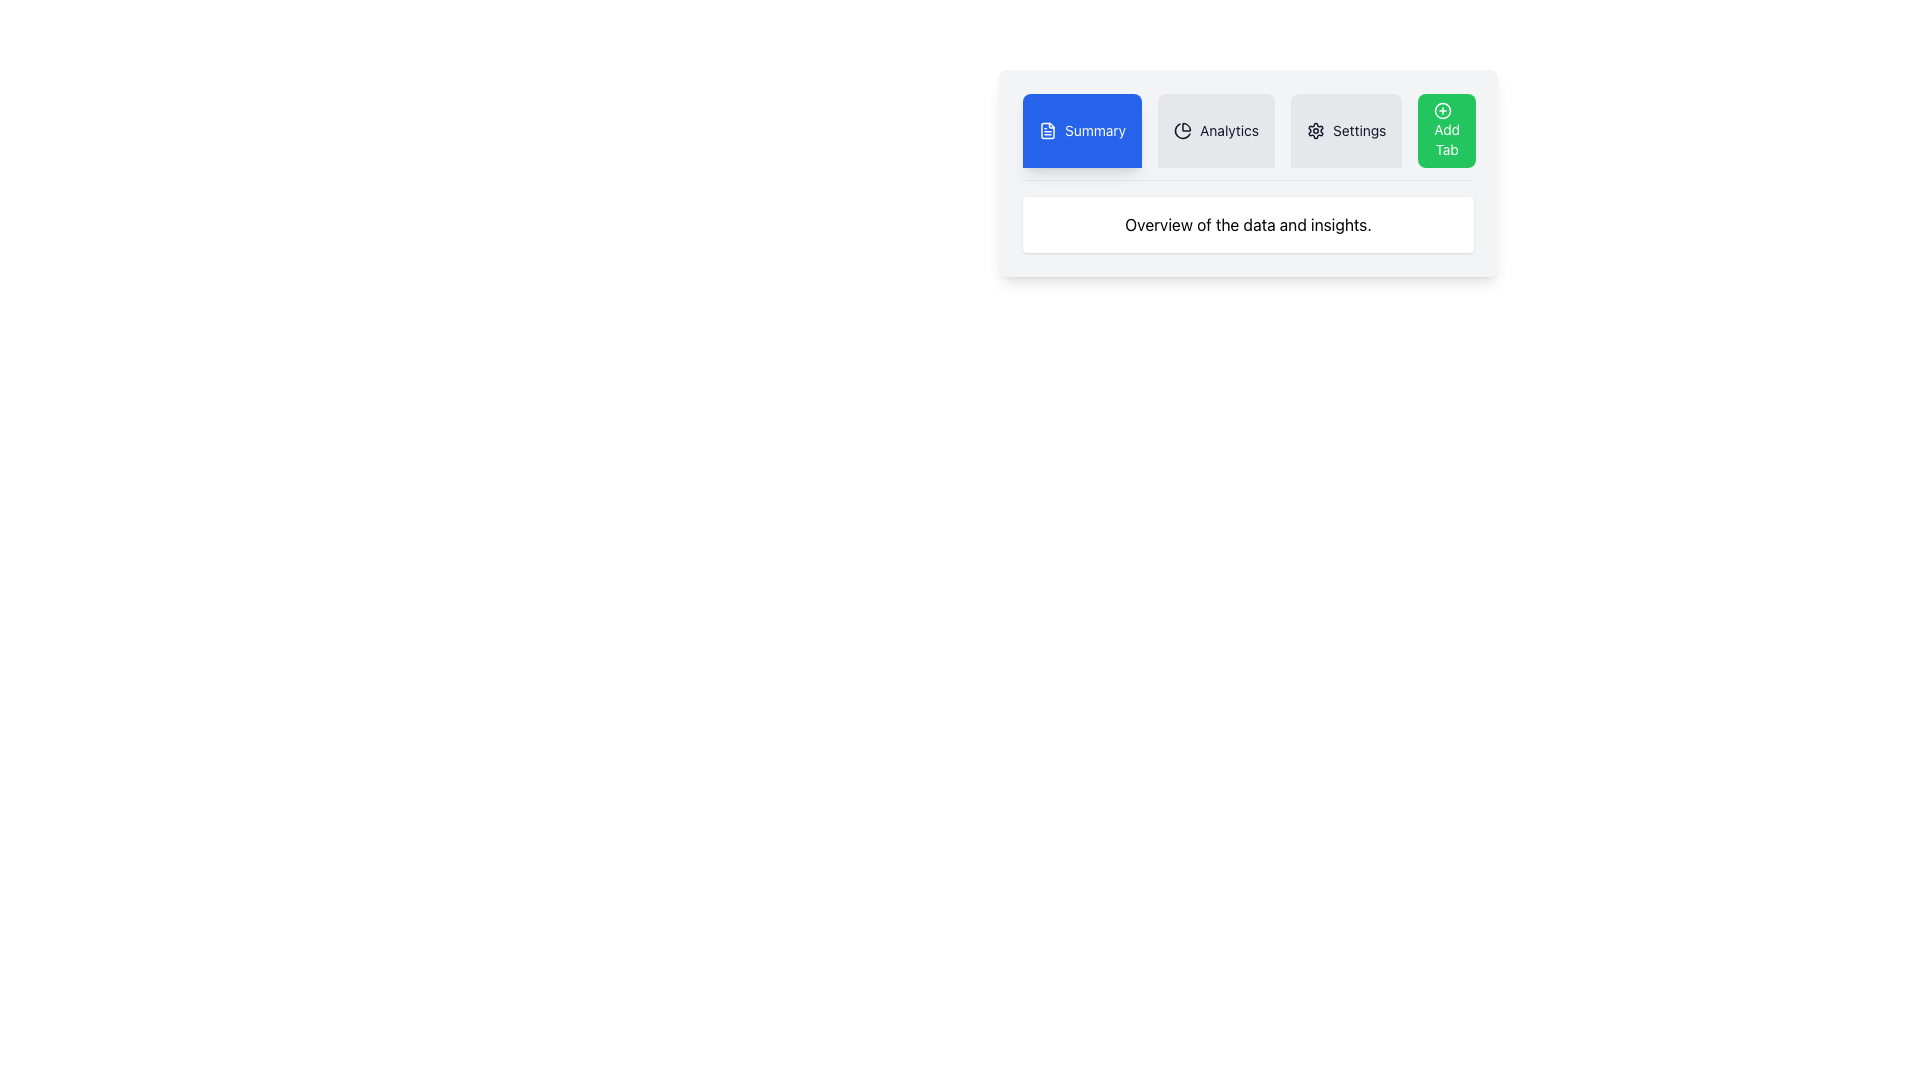 Image resolution: width=1920 pixels, height=1080 pixels. Describe the element at coordinates (1447, 131) in the screenshot. I see `the fourth tab-like button located at the top-right of the interface` at that location.